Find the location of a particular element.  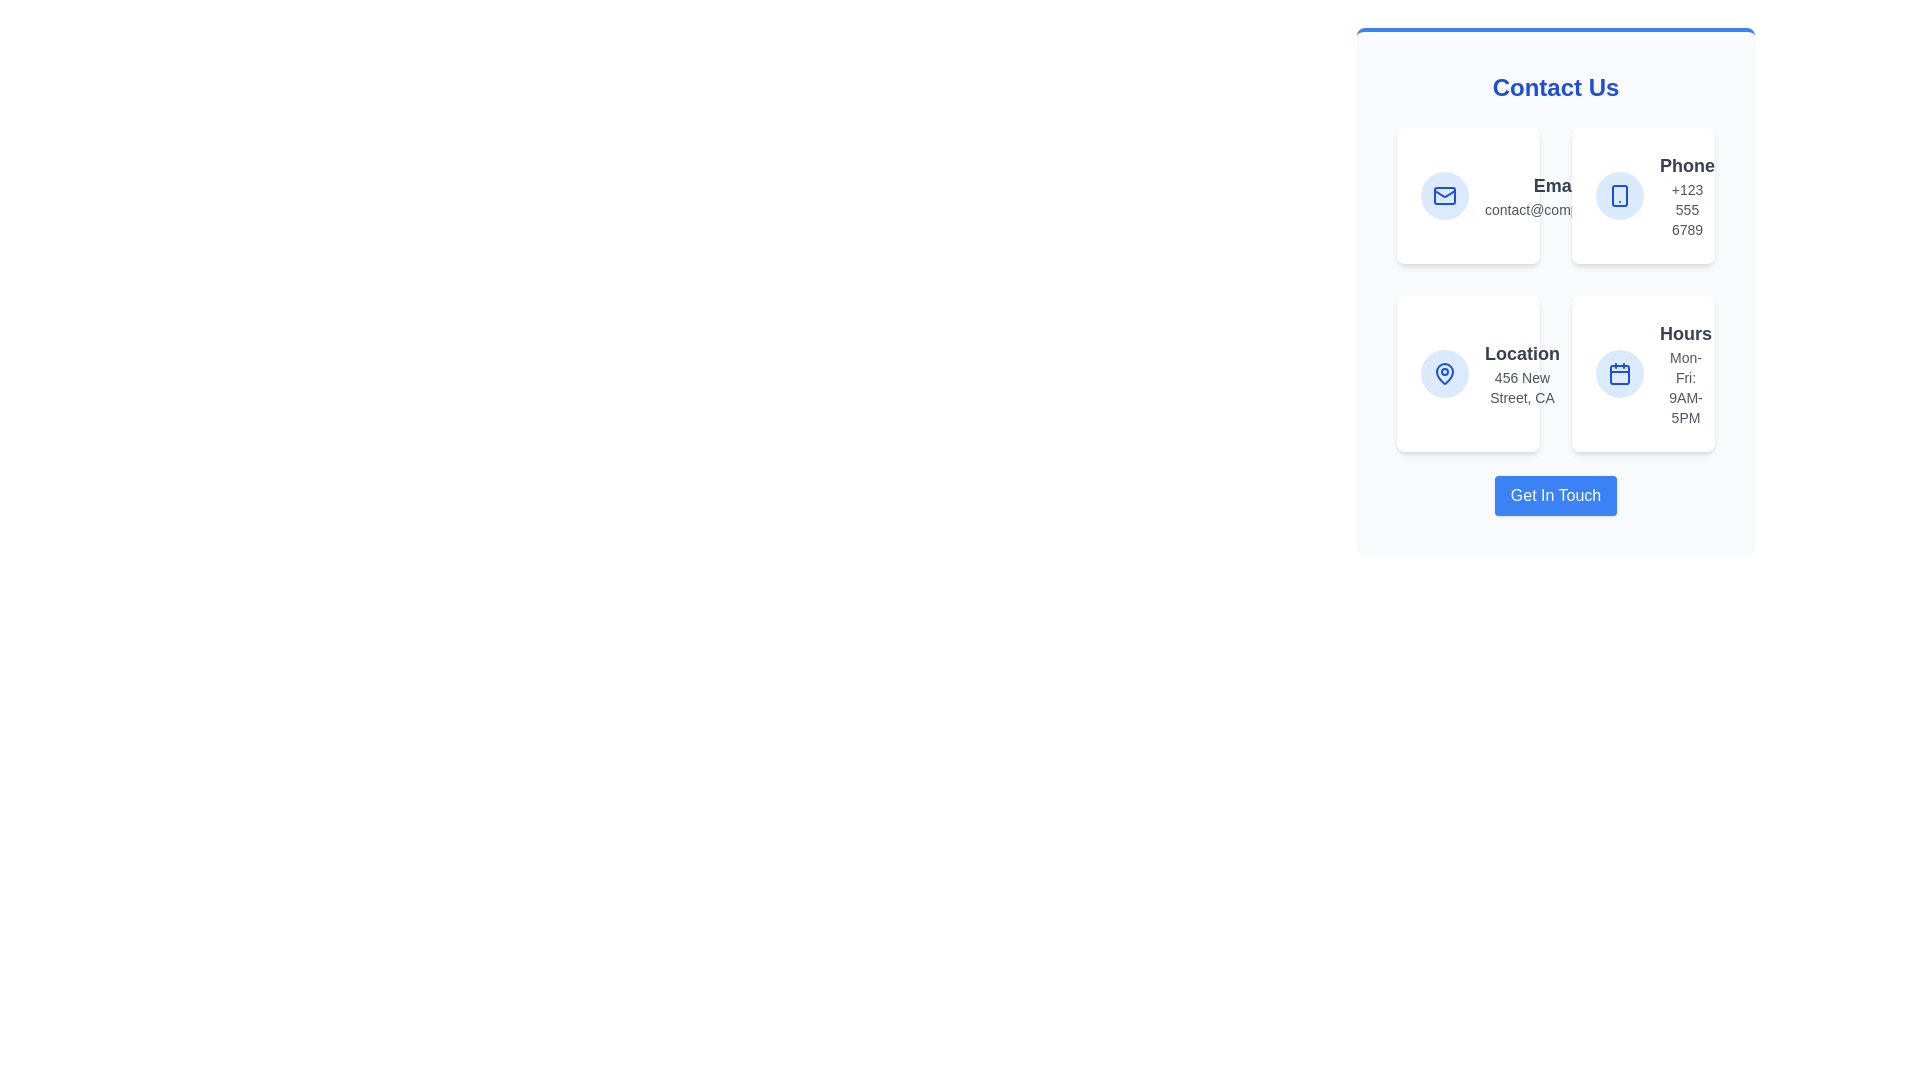

information displayed in the 'Hours' text information element, which shows 'Mon-Fri: 9AM-5PM' below the title 'Hours' is located at coordinates (1684, 374).